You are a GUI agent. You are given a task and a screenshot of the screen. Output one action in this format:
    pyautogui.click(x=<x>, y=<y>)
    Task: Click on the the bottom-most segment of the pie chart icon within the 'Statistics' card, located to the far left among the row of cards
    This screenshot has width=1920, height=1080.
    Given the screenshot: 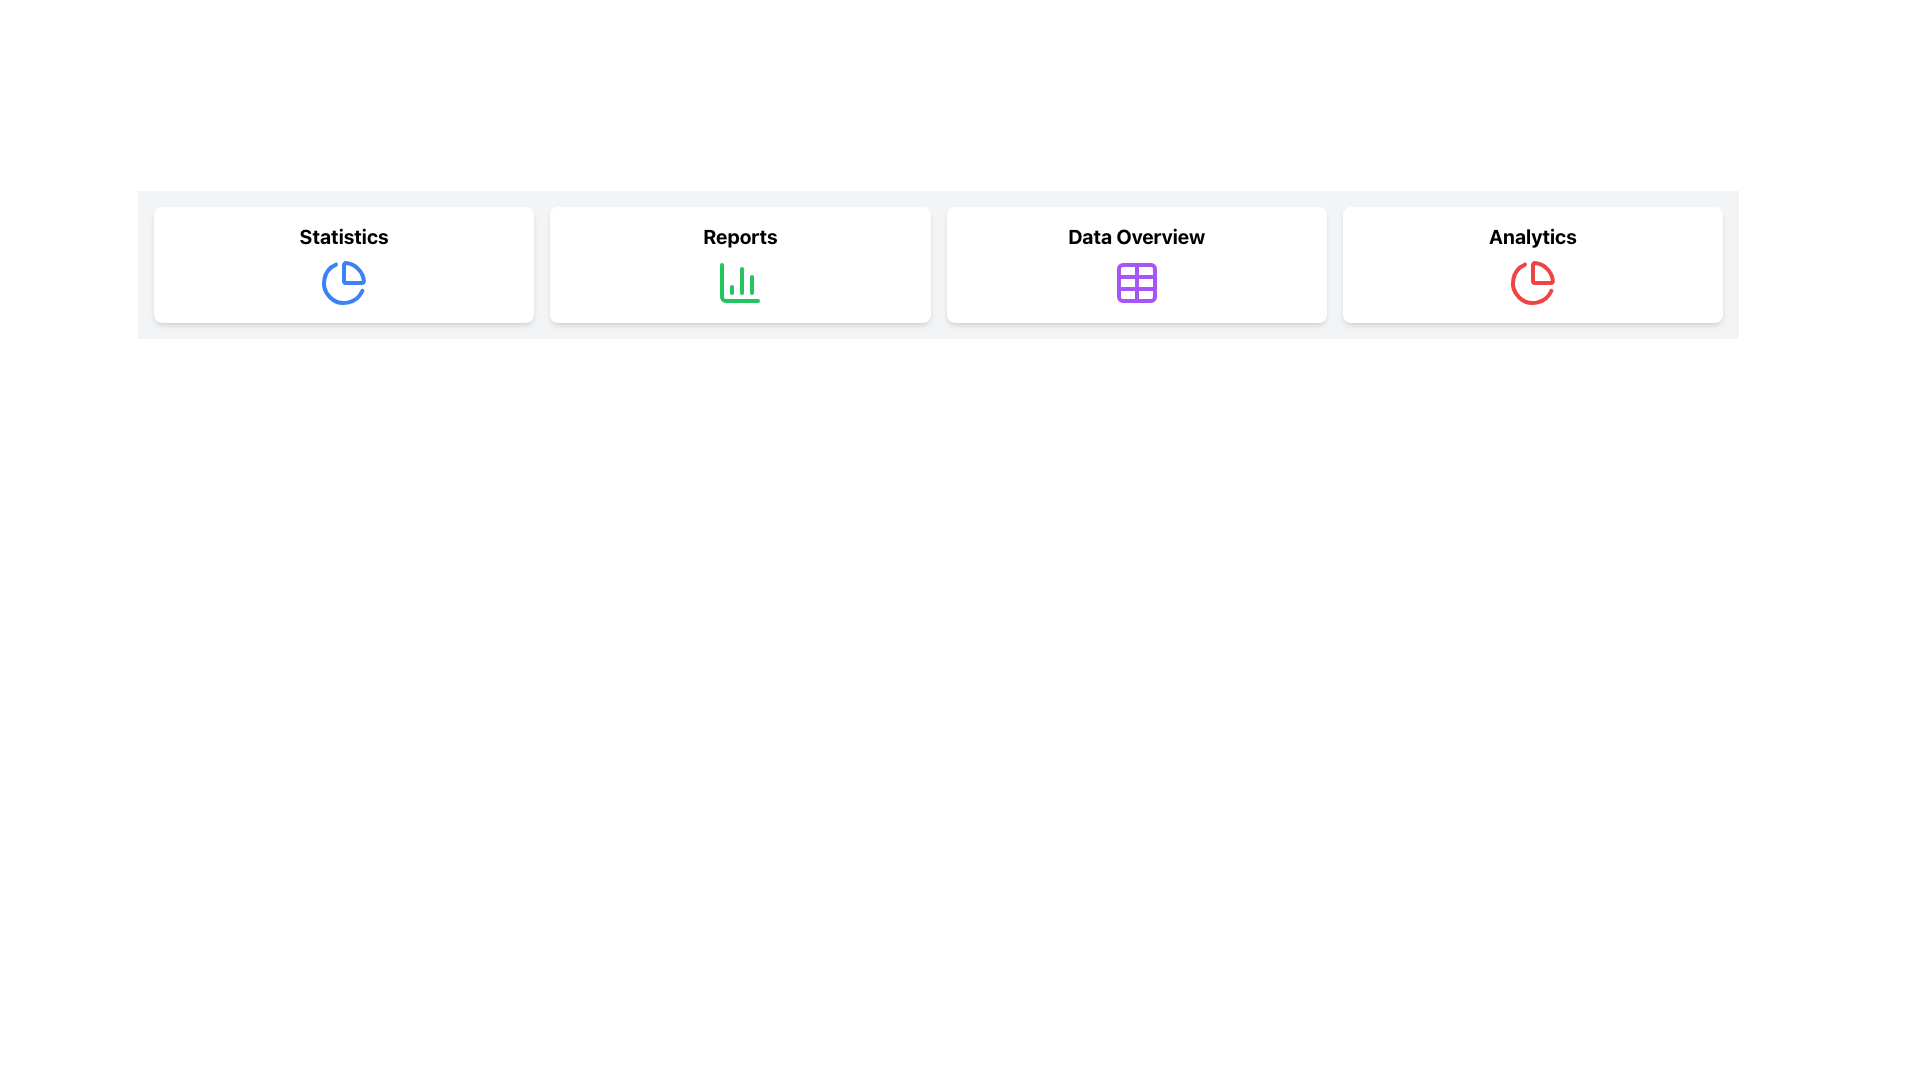 What is the action you would take?
    pyautogui.click(x=354, y=273)
    